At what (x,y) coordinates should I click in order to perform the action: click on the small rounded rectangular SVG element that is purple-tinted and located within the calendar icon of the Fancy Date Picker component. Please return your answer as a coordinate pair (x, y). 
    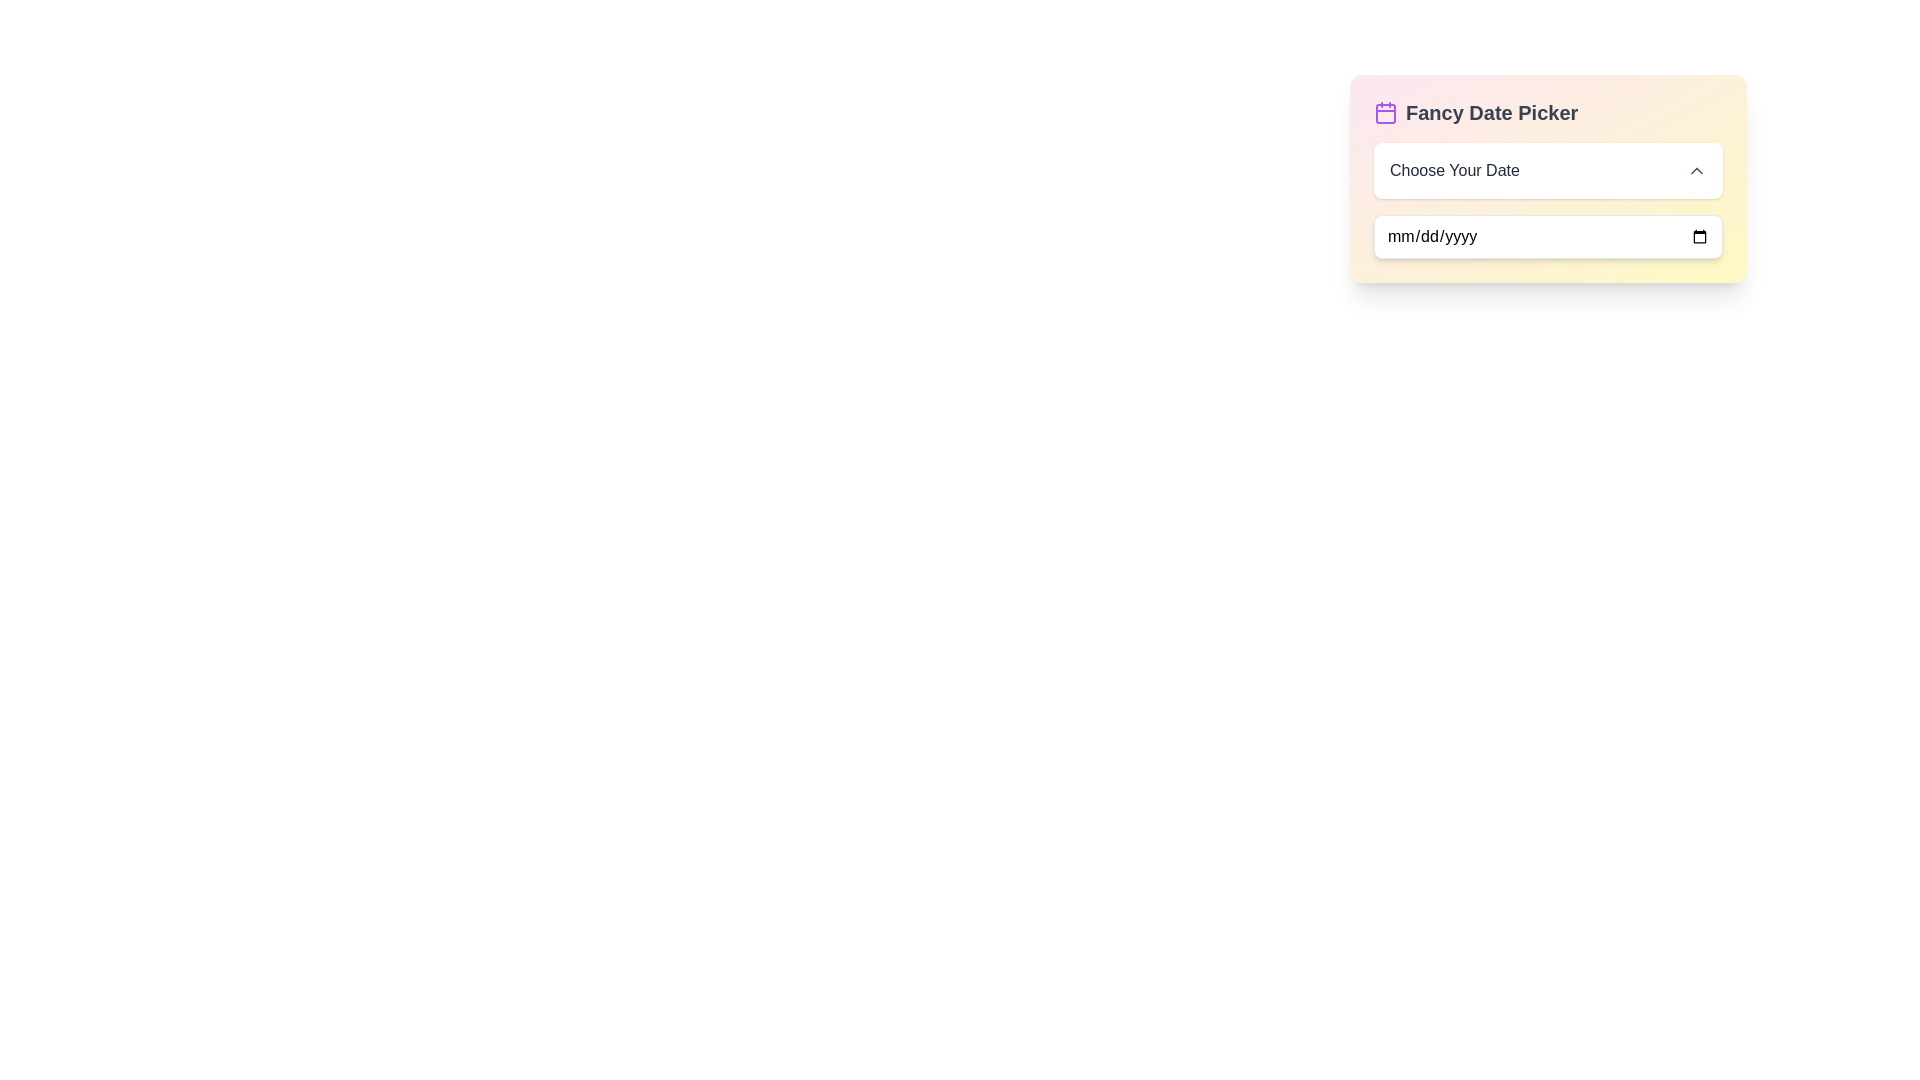
    Looking at the image, I should click on (1385, 114).